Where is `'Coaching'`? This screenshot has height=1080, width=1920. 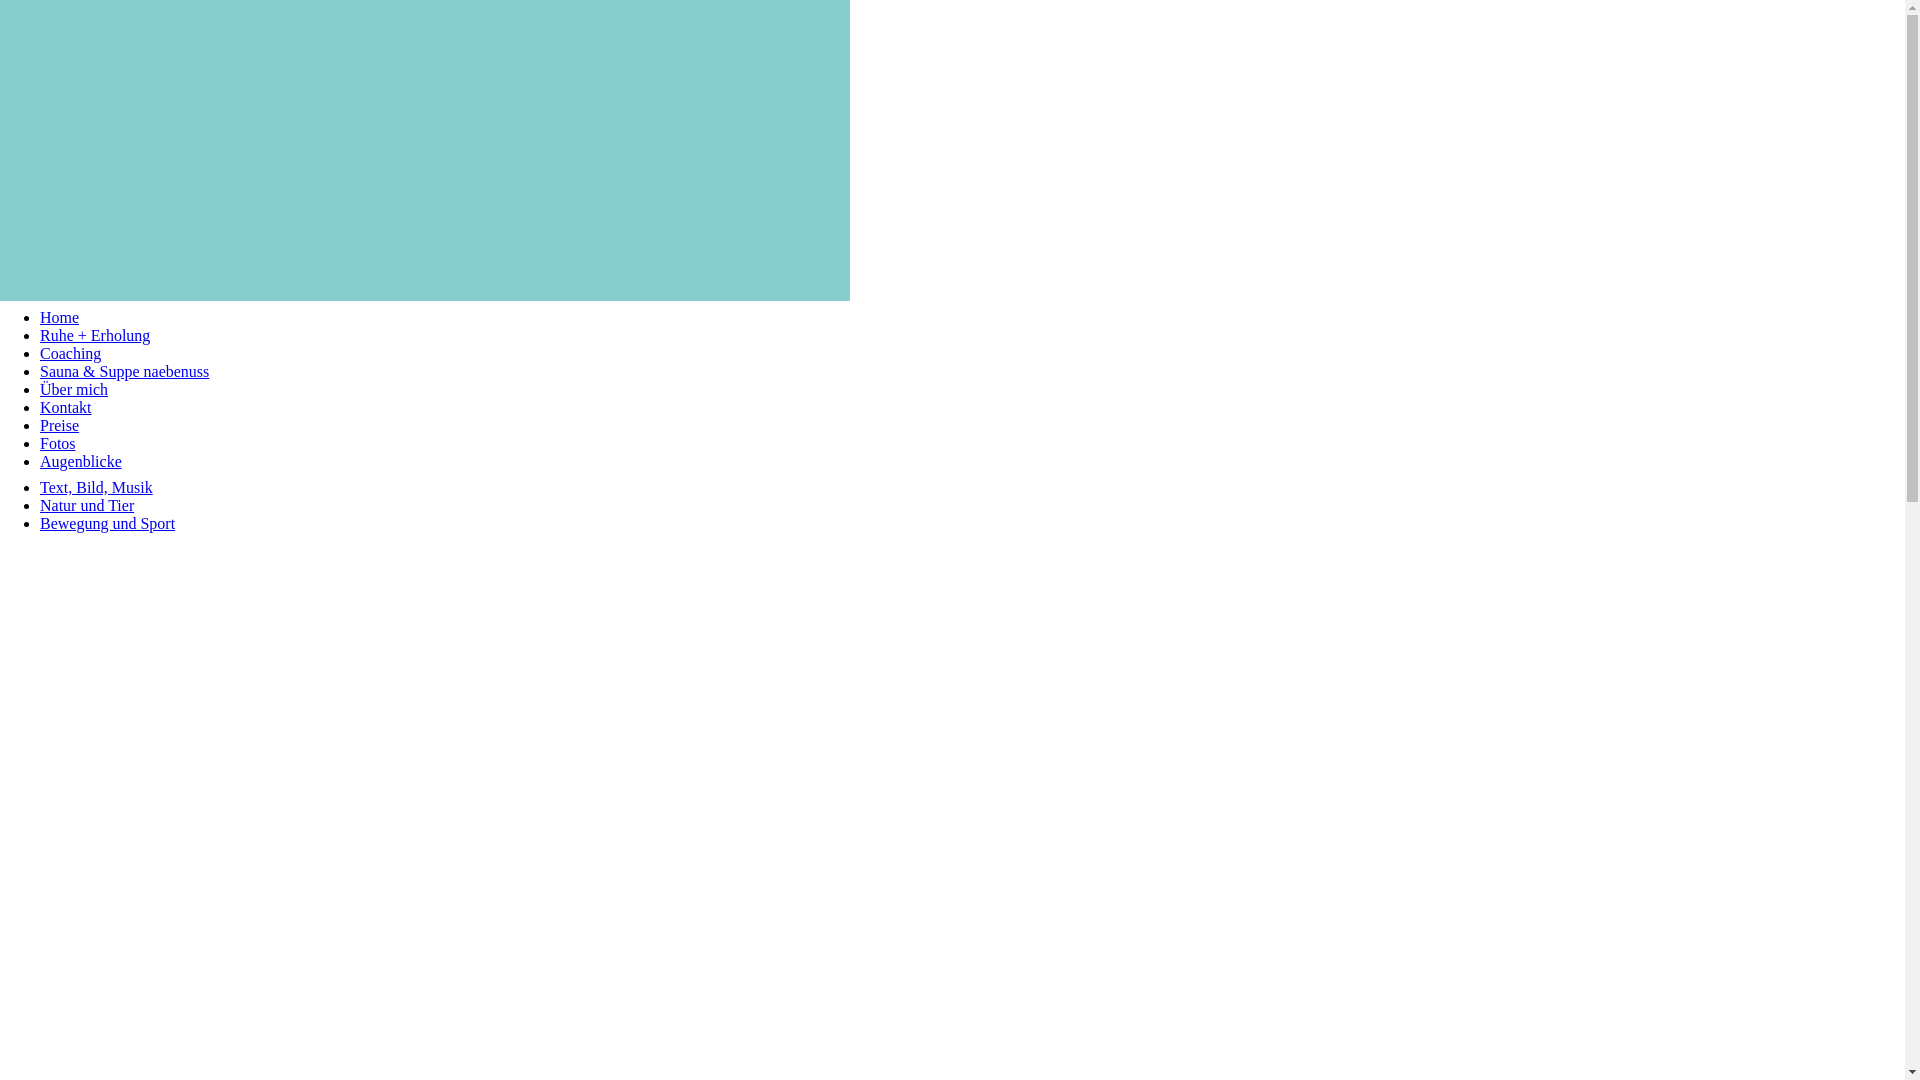 'Coaching' is located at coordinates (70, 352).